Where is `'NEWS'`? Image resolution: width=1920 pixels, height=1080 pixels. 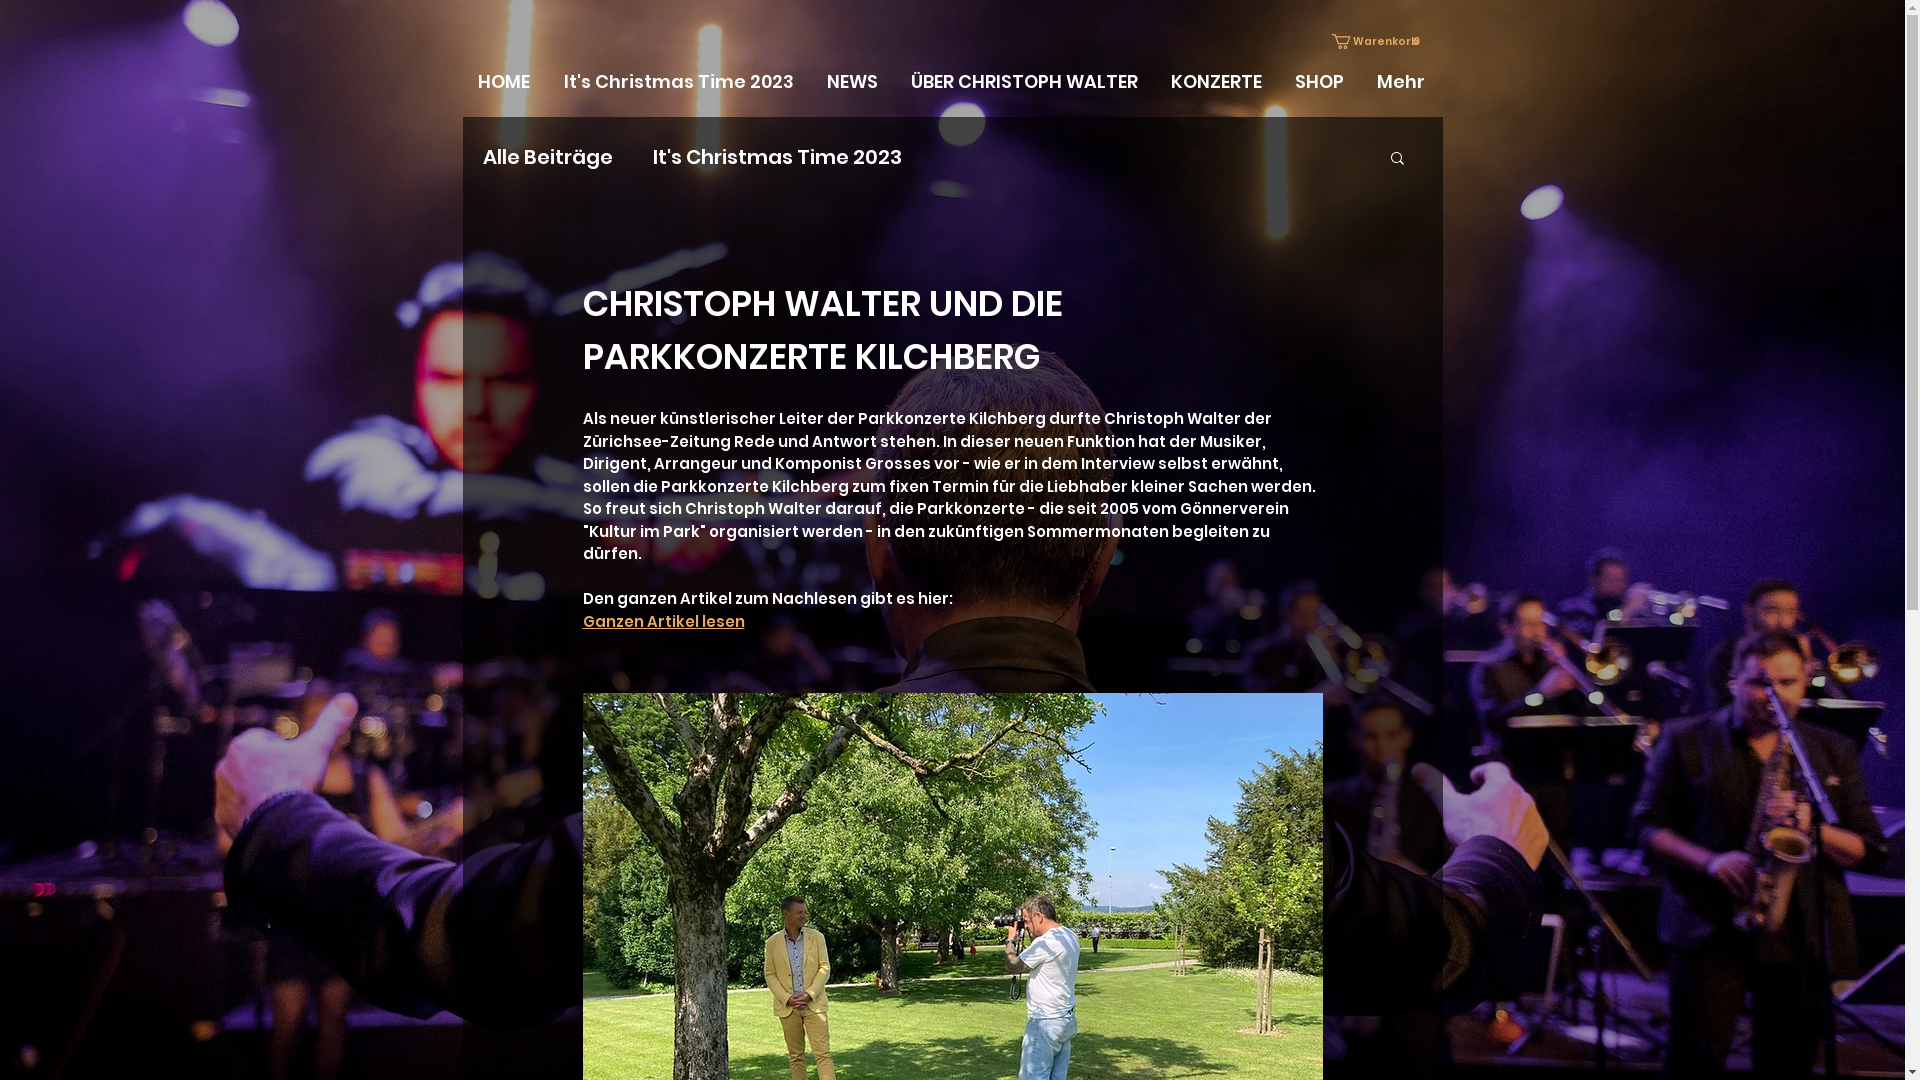 'NEWS' is located at coordinates (854, 80).